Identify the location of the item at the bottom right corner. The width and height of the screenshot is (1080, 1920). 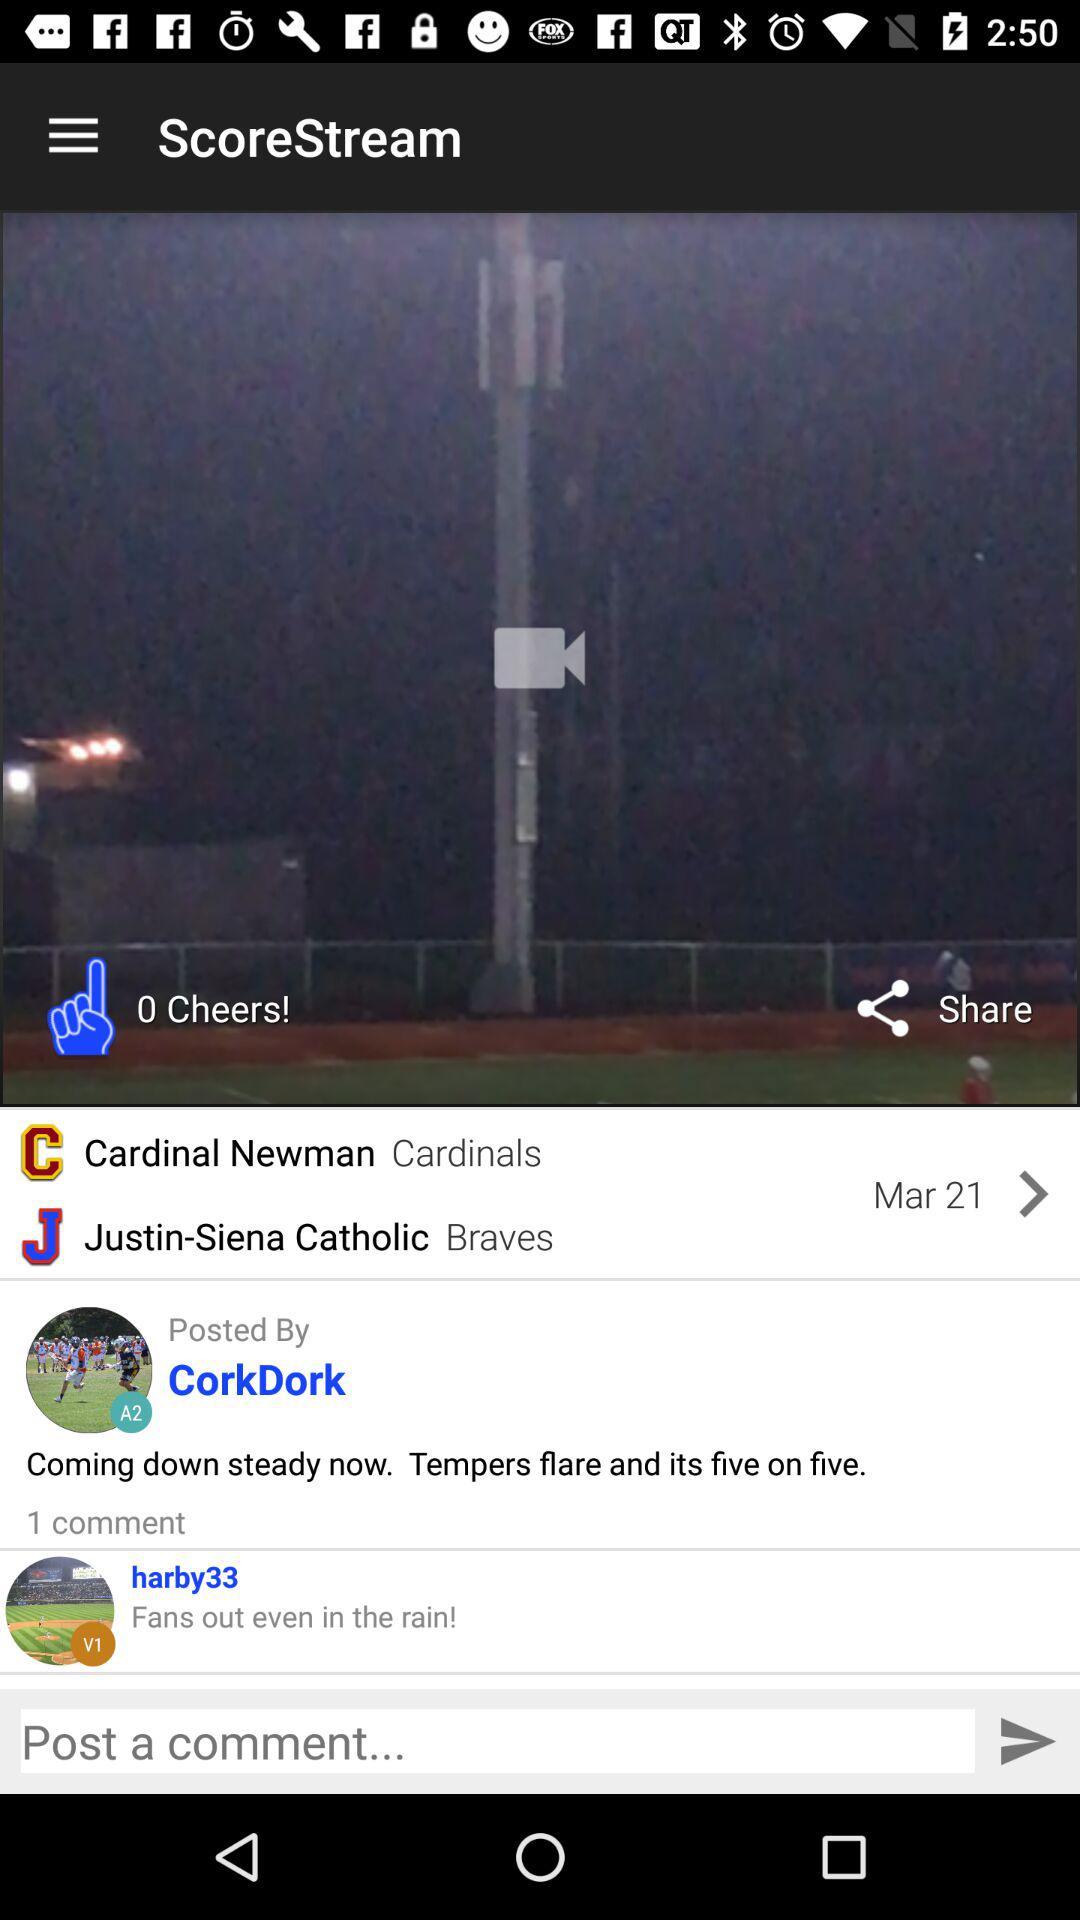
(1027, 1740).